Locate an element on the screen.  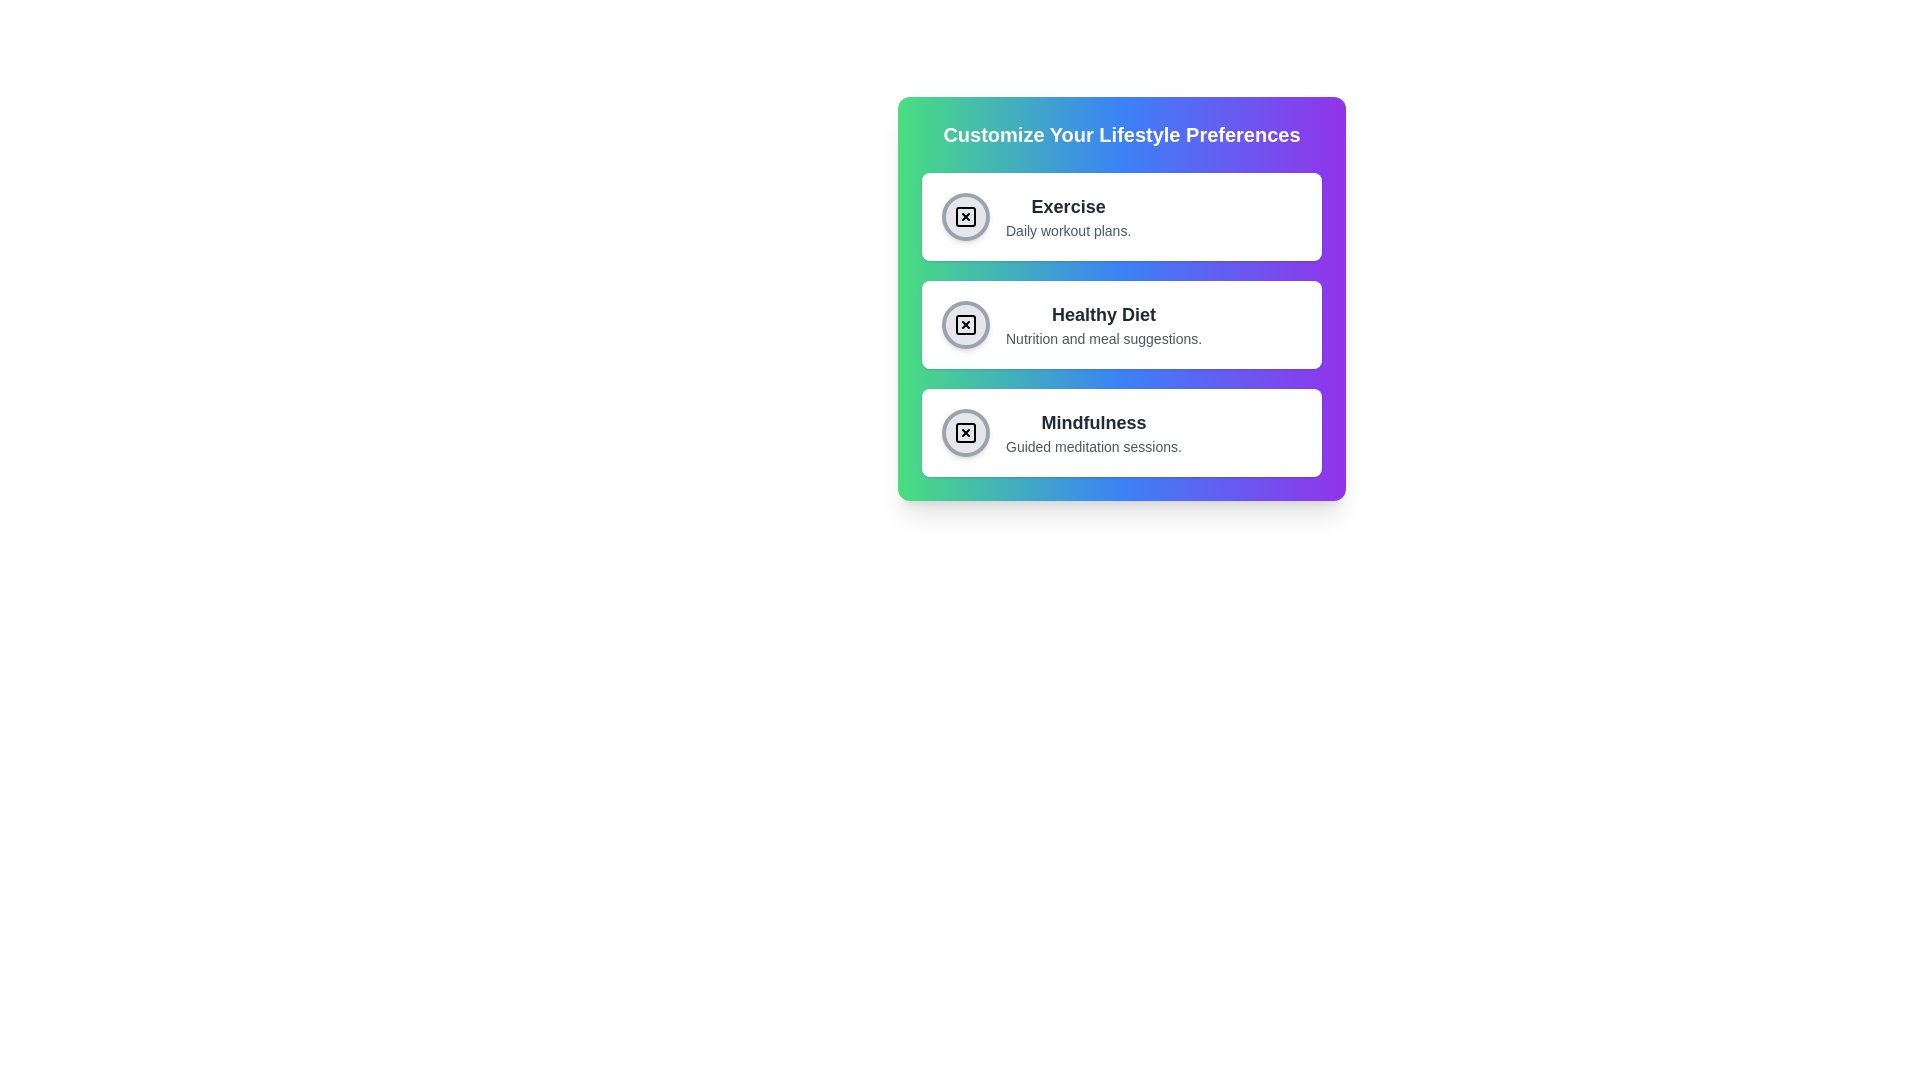
the informational label related to mindfulness and guided meditation sessions is located at coordinates (1093, 431).